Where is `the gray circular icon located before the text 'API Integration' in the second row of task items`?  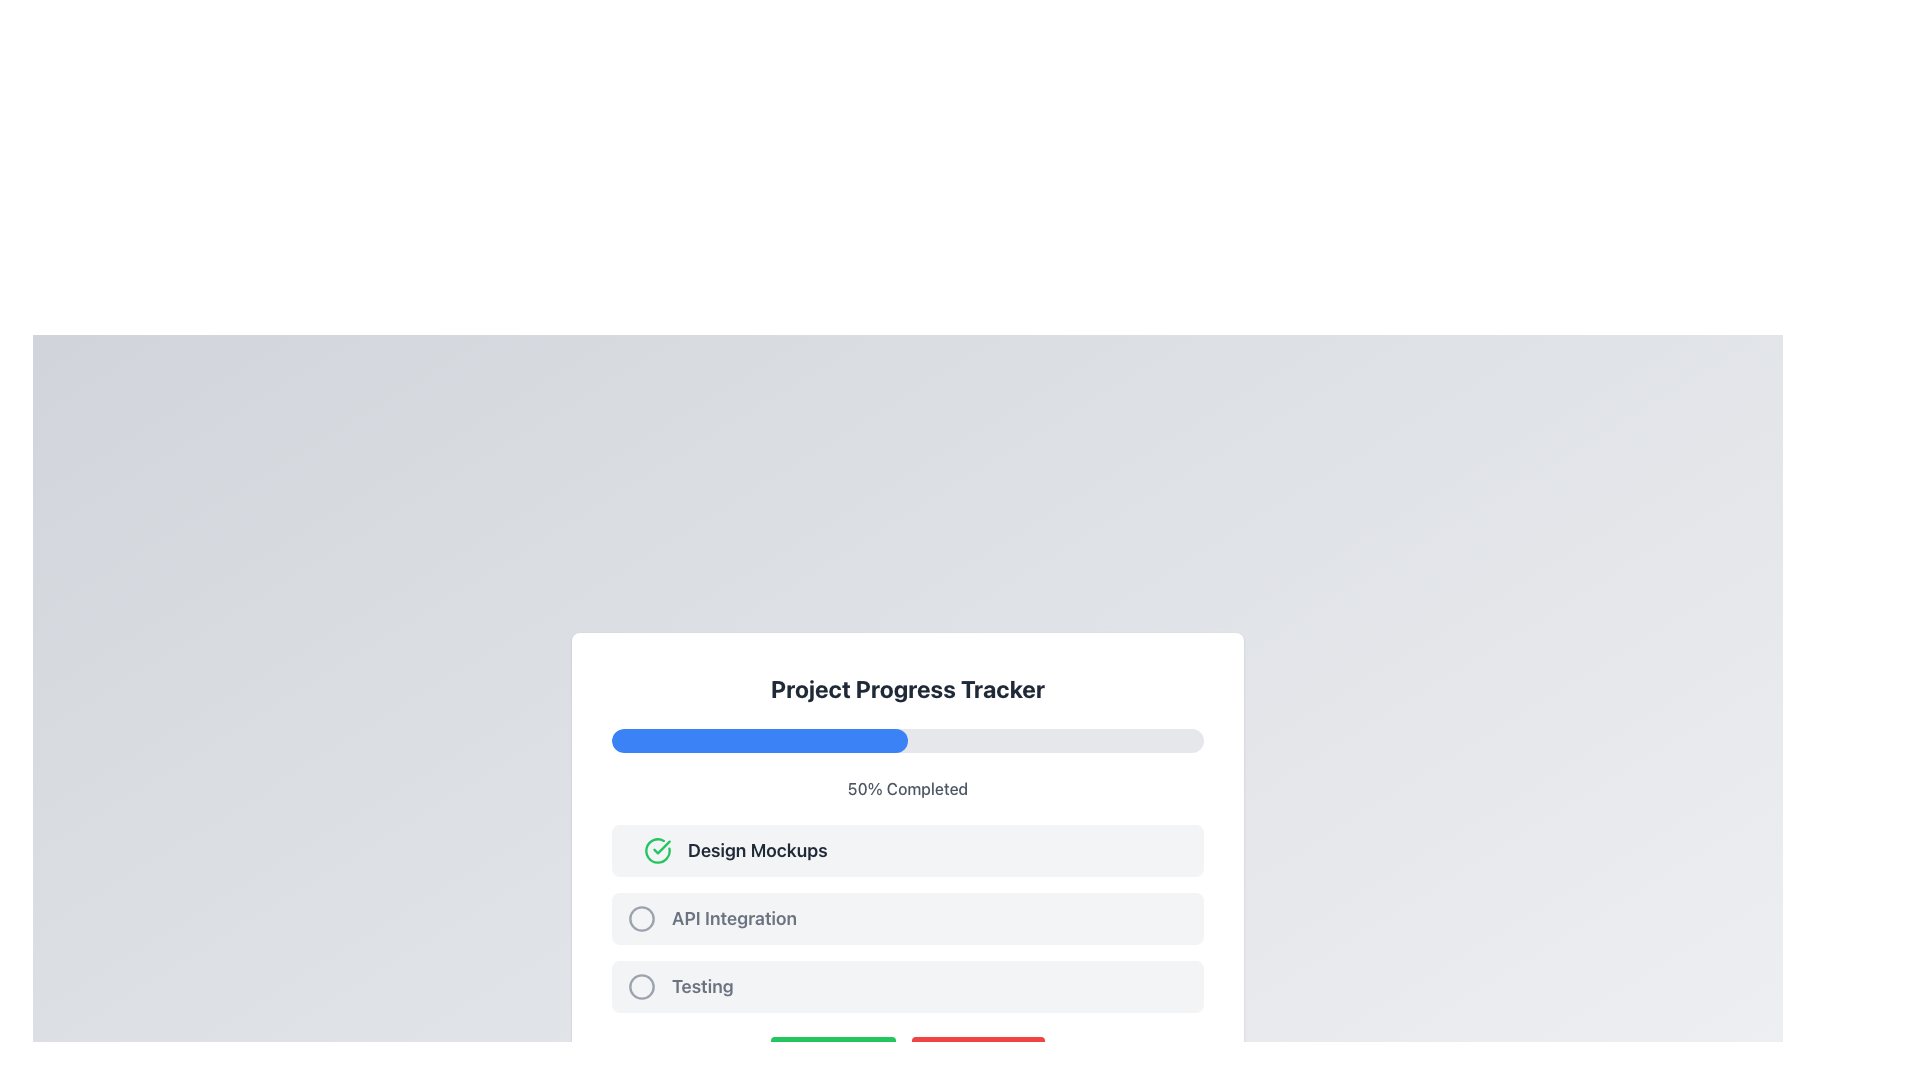
the gray circular icon located before the text 'API Integration' in the second row of task items is located at coordinates (642, 918).